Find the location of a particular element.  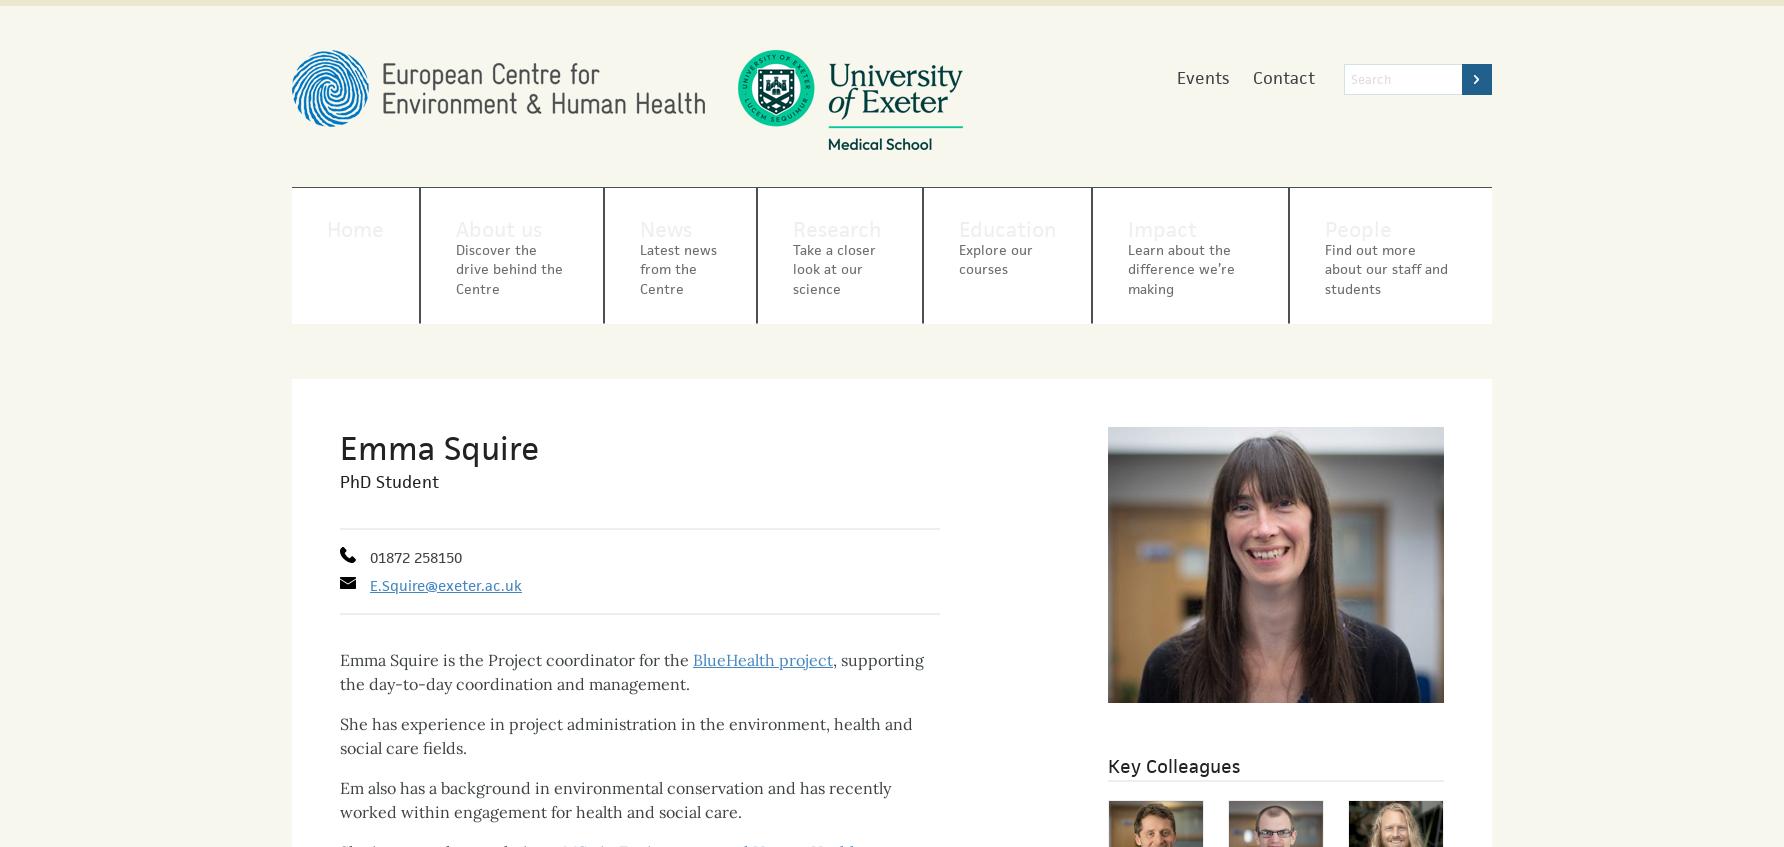

'Emma Squire' is located at coordinates (438, 430).